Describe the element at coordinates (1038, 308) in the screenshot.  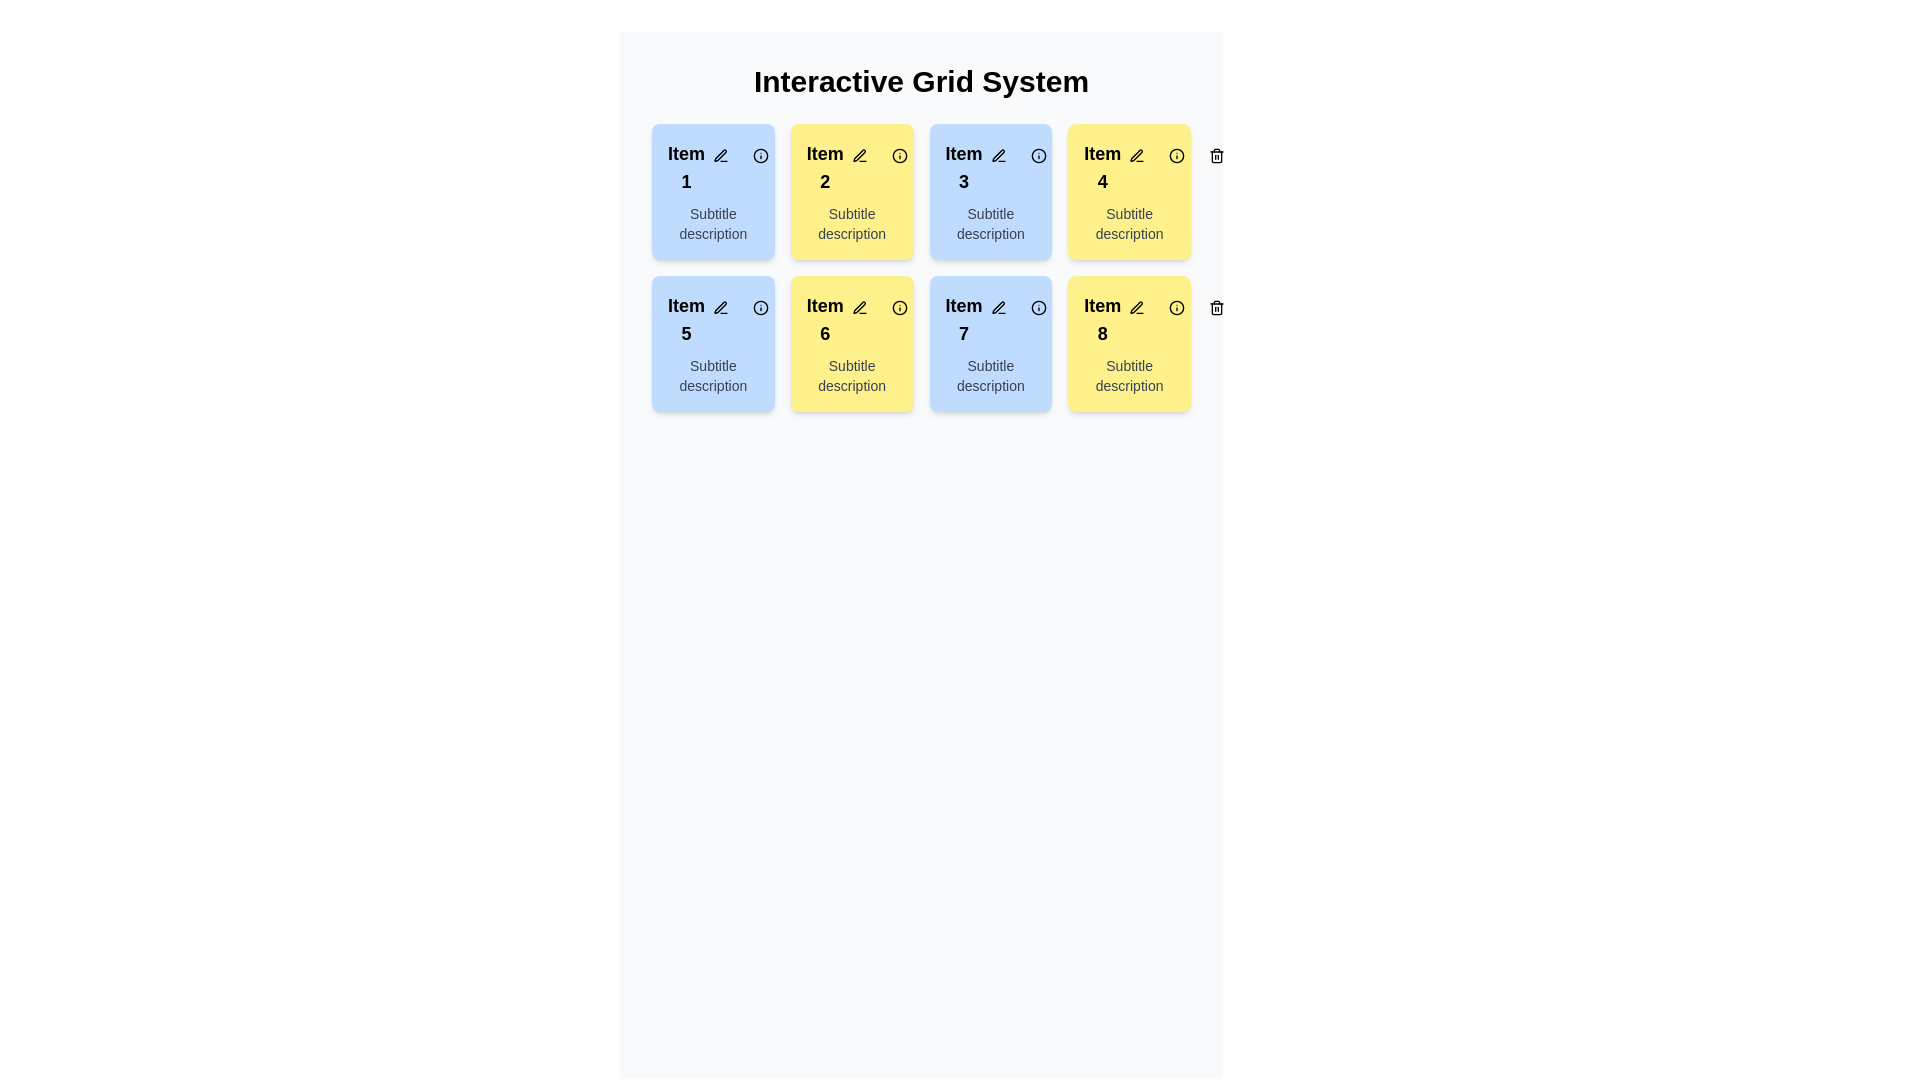
I see `the informational indicator button located in the second row, third column of the grid layout, positioned to the right of the 'edit' button for 'Item 7'` at that location.